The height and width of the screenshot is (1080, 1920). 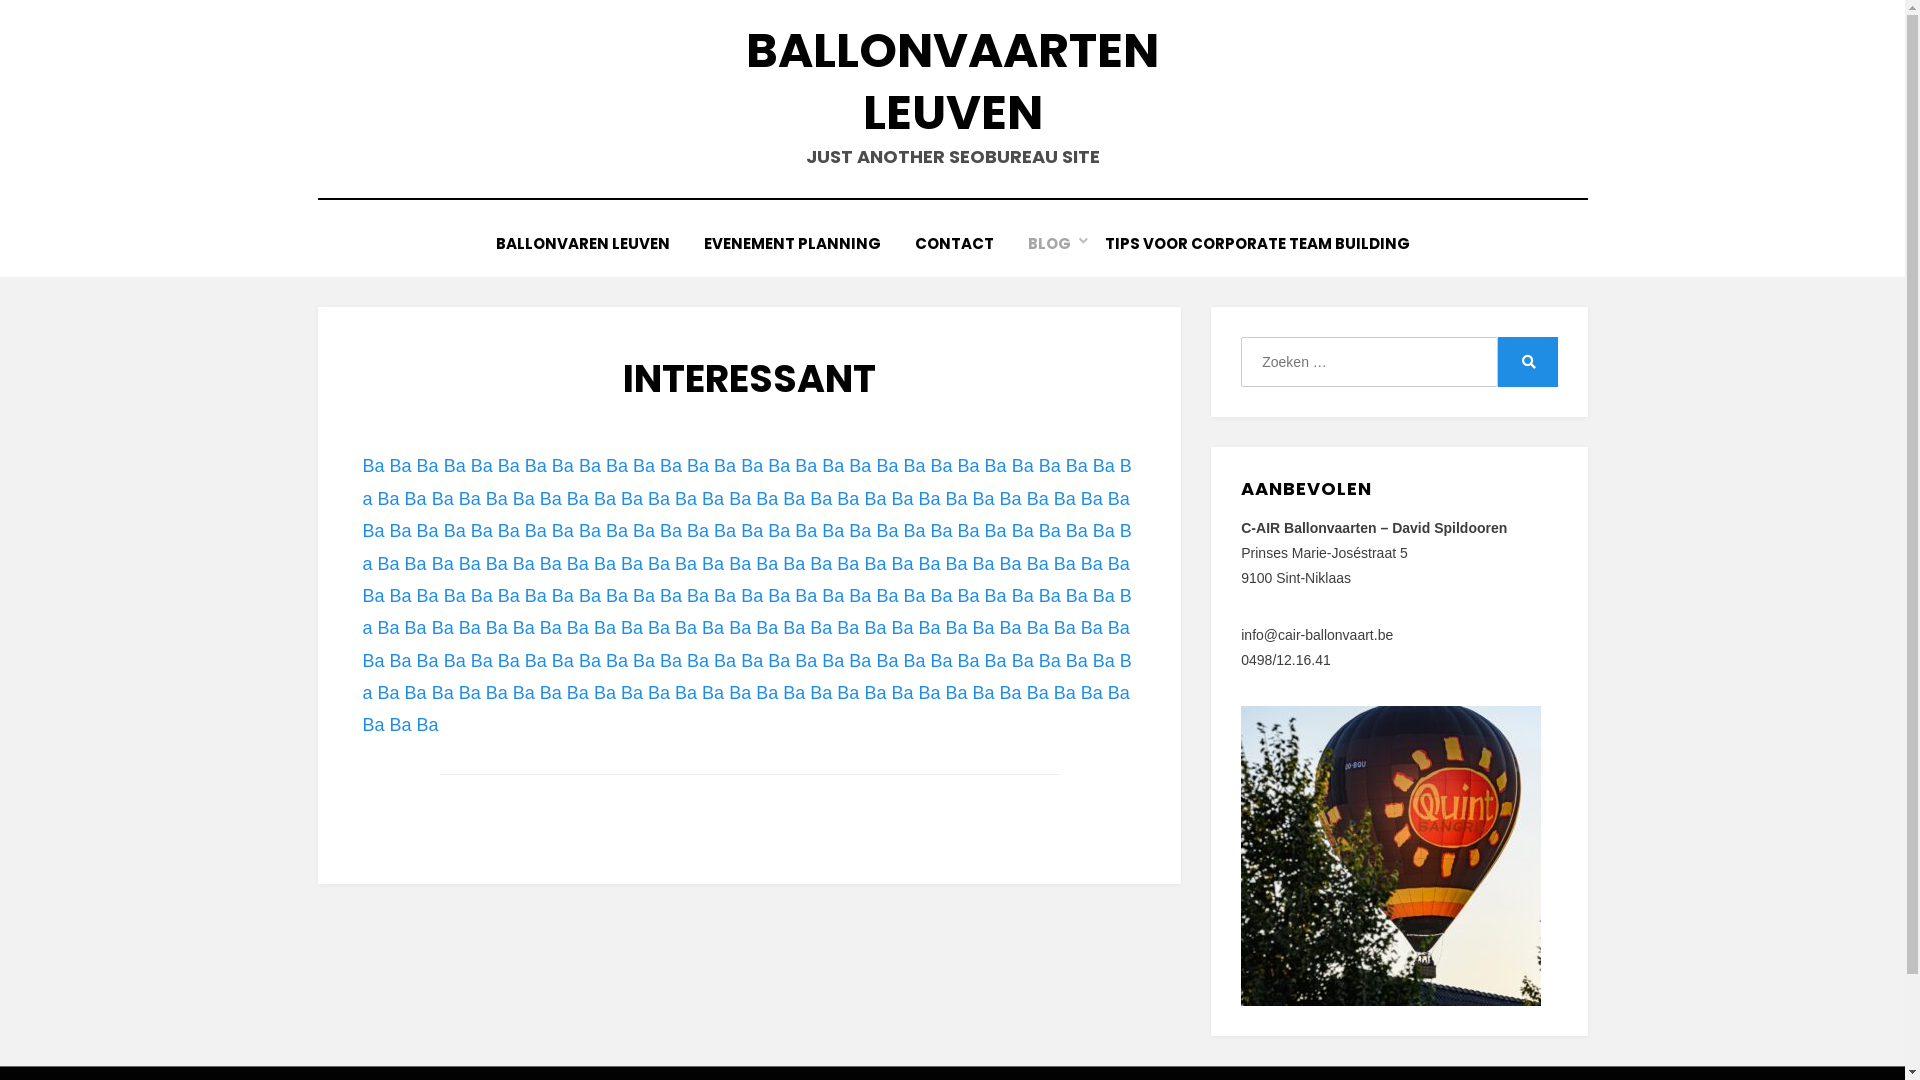 I want to click on 'TIPS VOOR CORPORATE TEAM BUILDING', so click(x=1256, y=242).